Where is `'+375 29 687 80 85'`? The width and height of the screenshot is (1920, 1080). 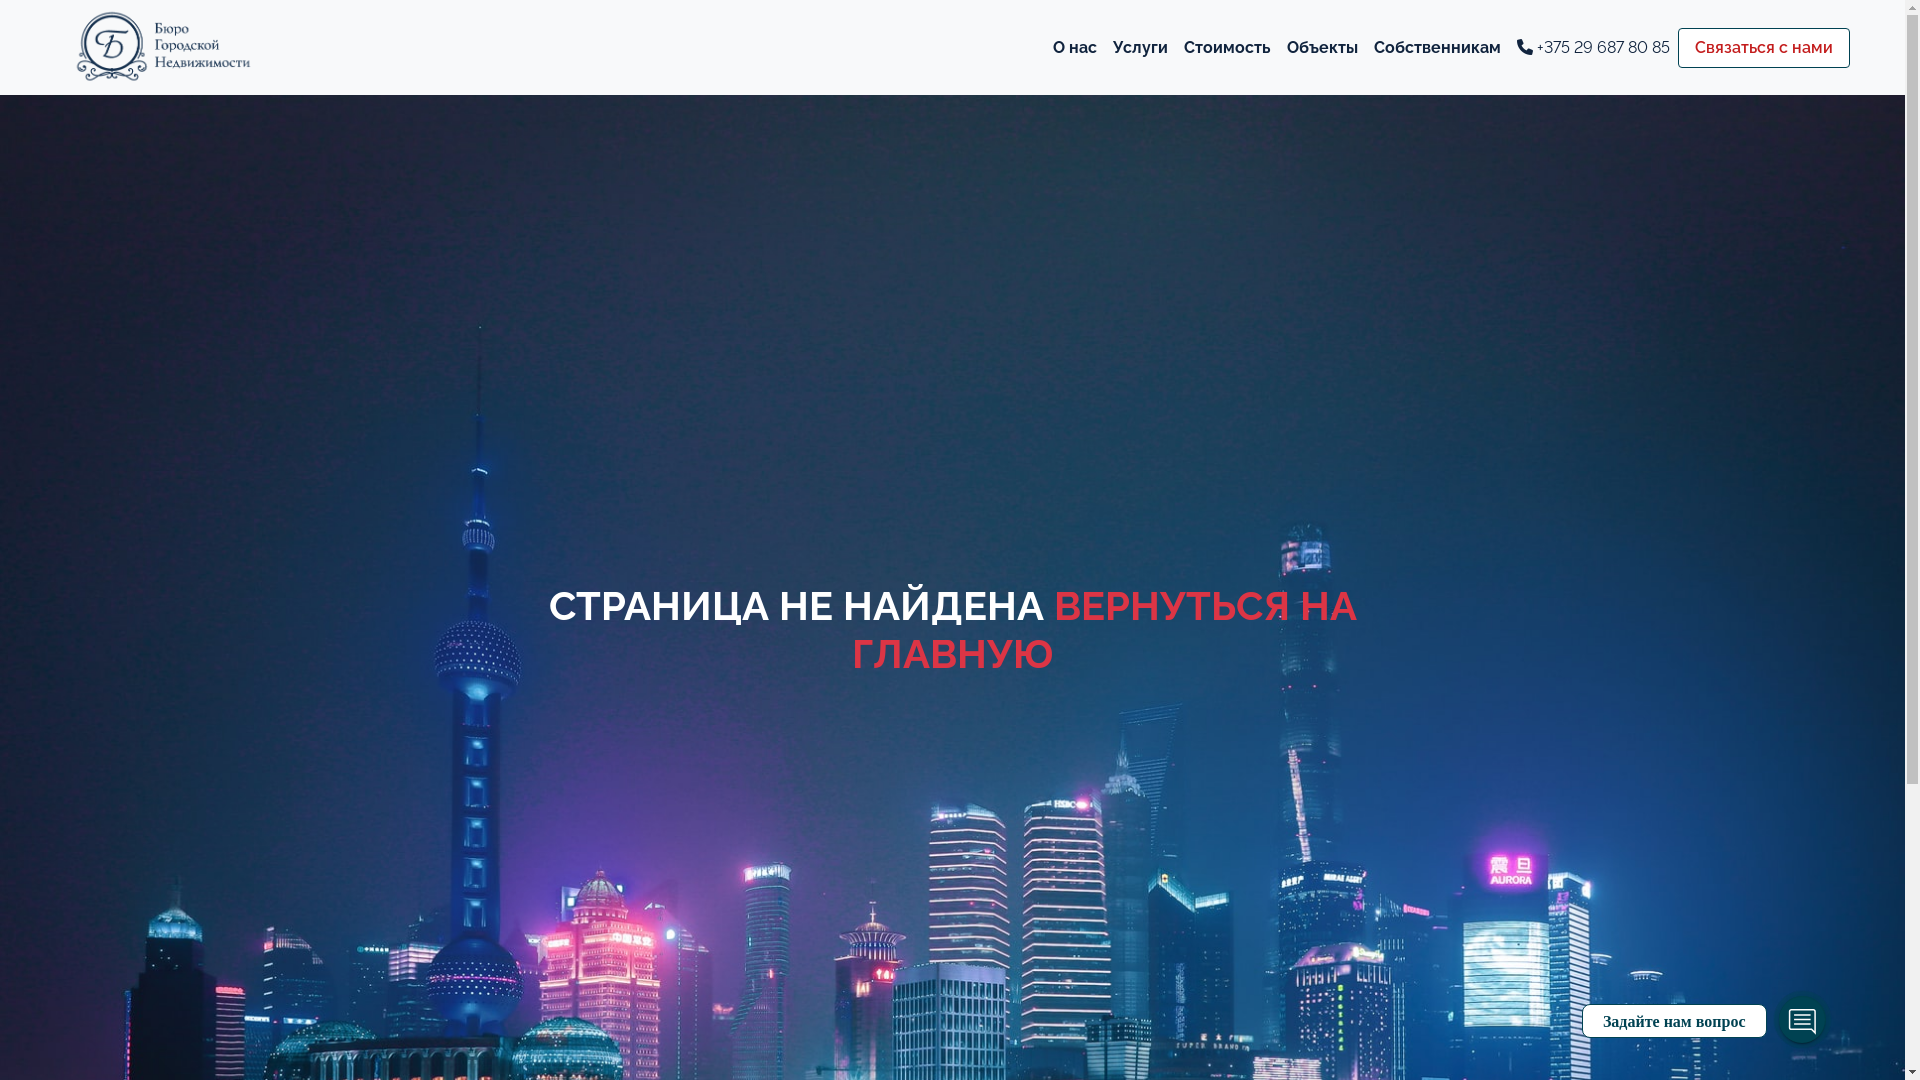
'+375 29 687 80 85' is located at coordinates (1592, 46).